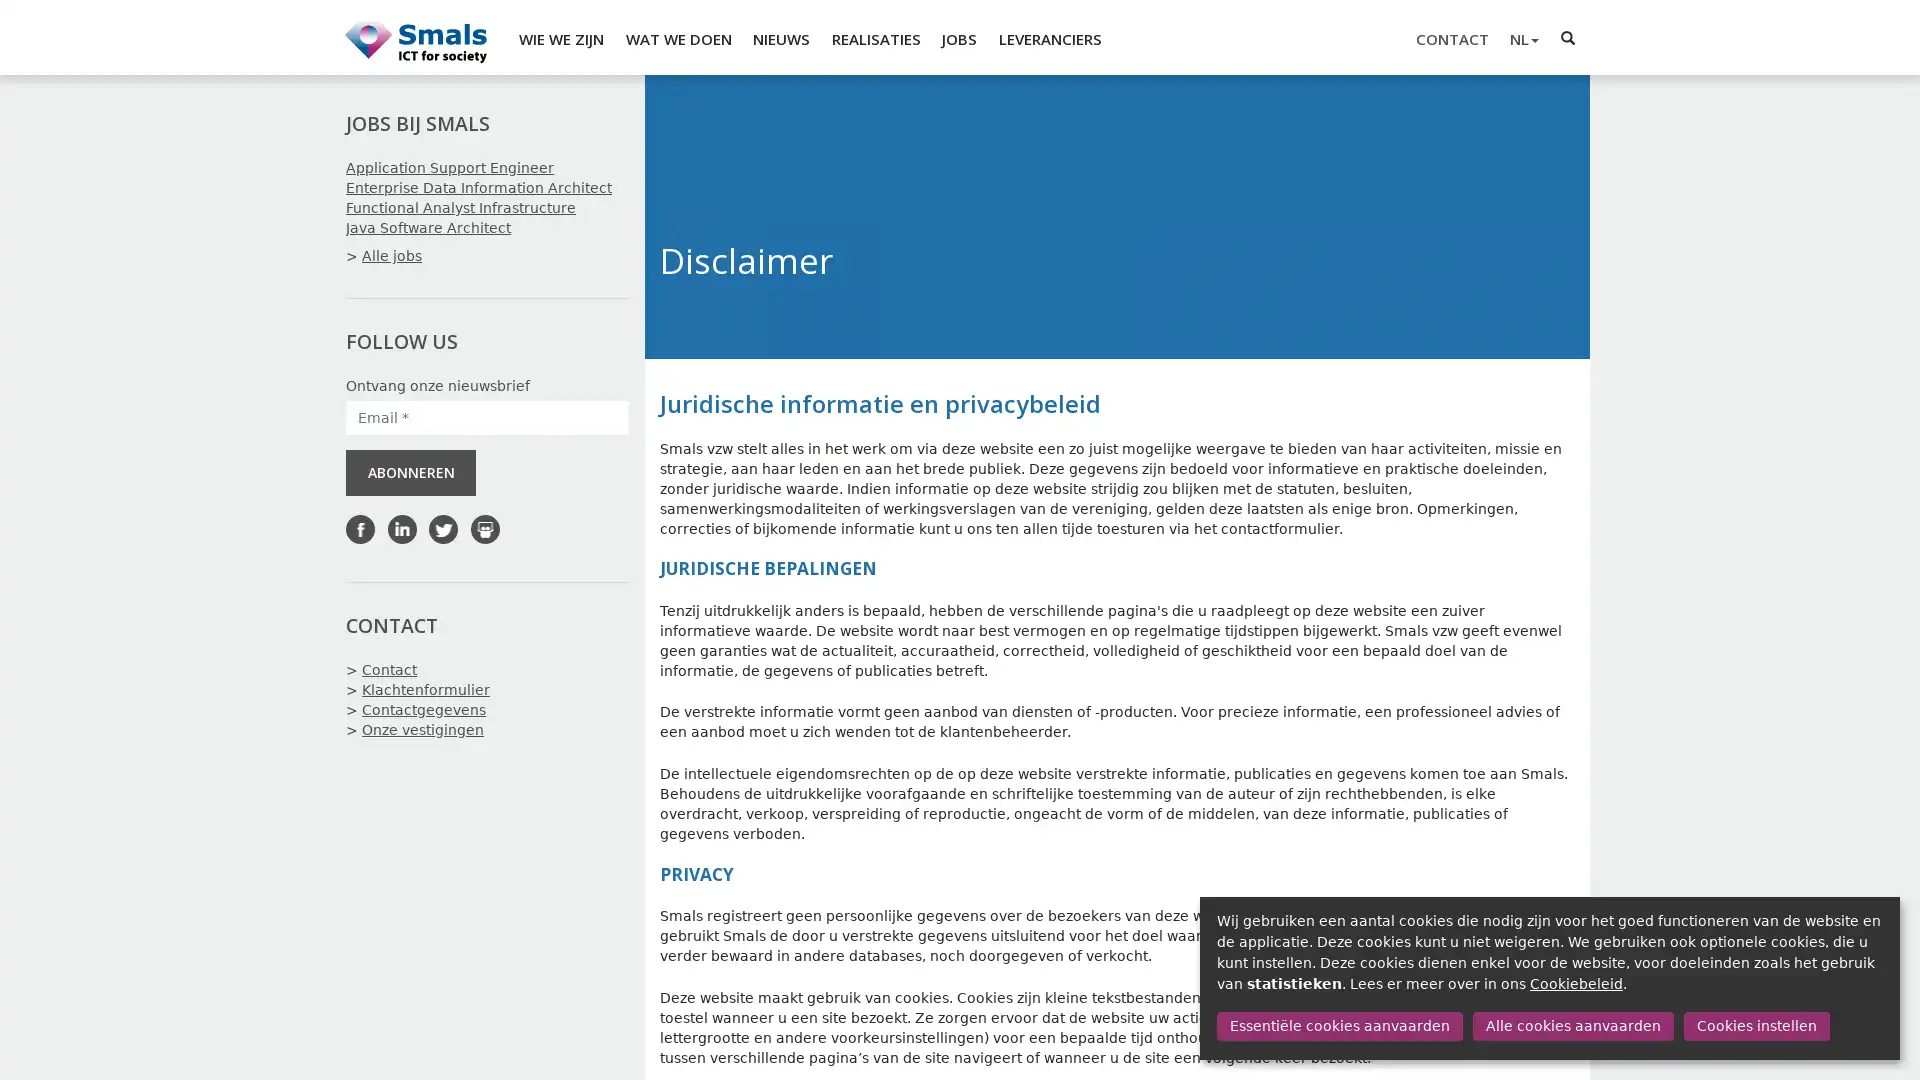  I want to click on Essentiele cookies aanvaarden, so click(1339, 1026).